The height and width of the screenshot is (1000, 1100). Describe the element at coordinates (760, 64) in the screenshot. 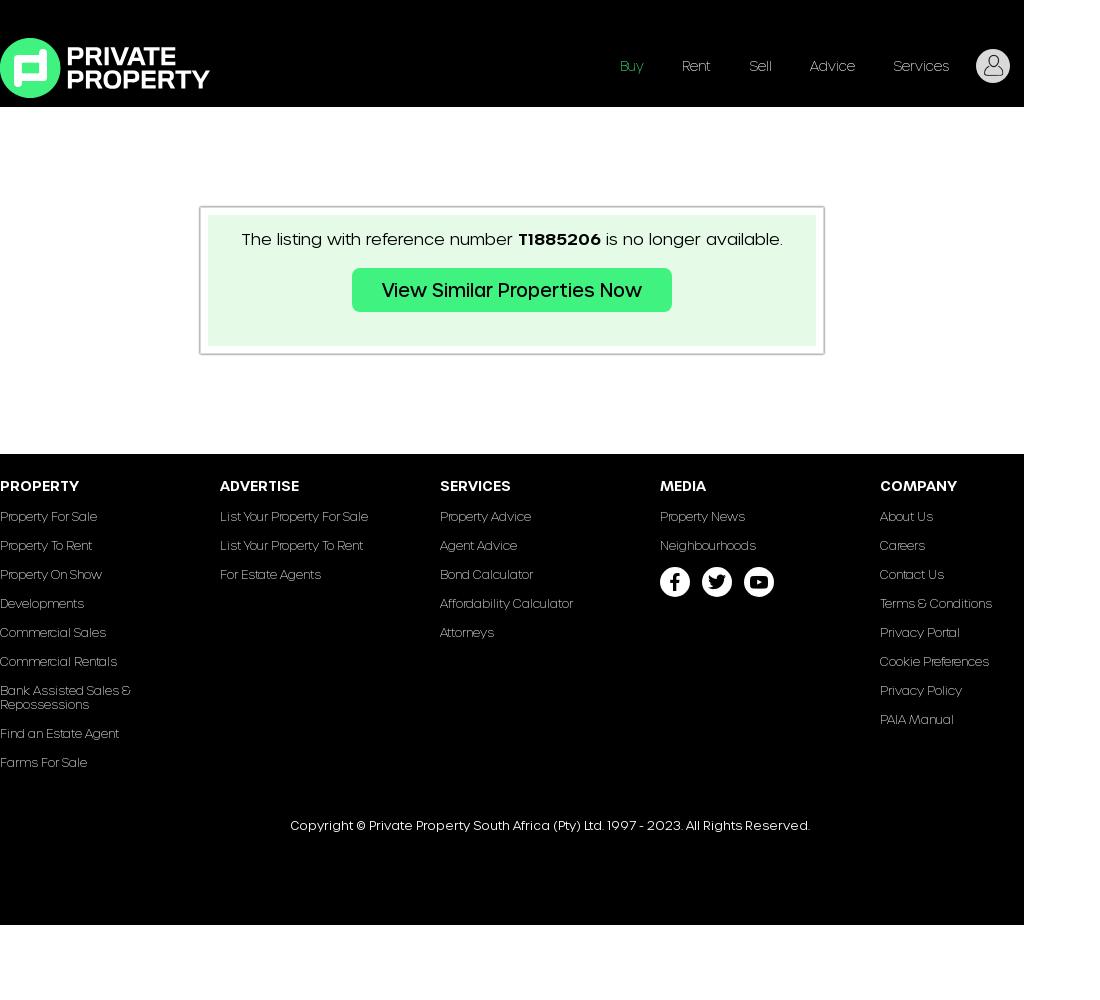

I see `'Sell'` at that location.